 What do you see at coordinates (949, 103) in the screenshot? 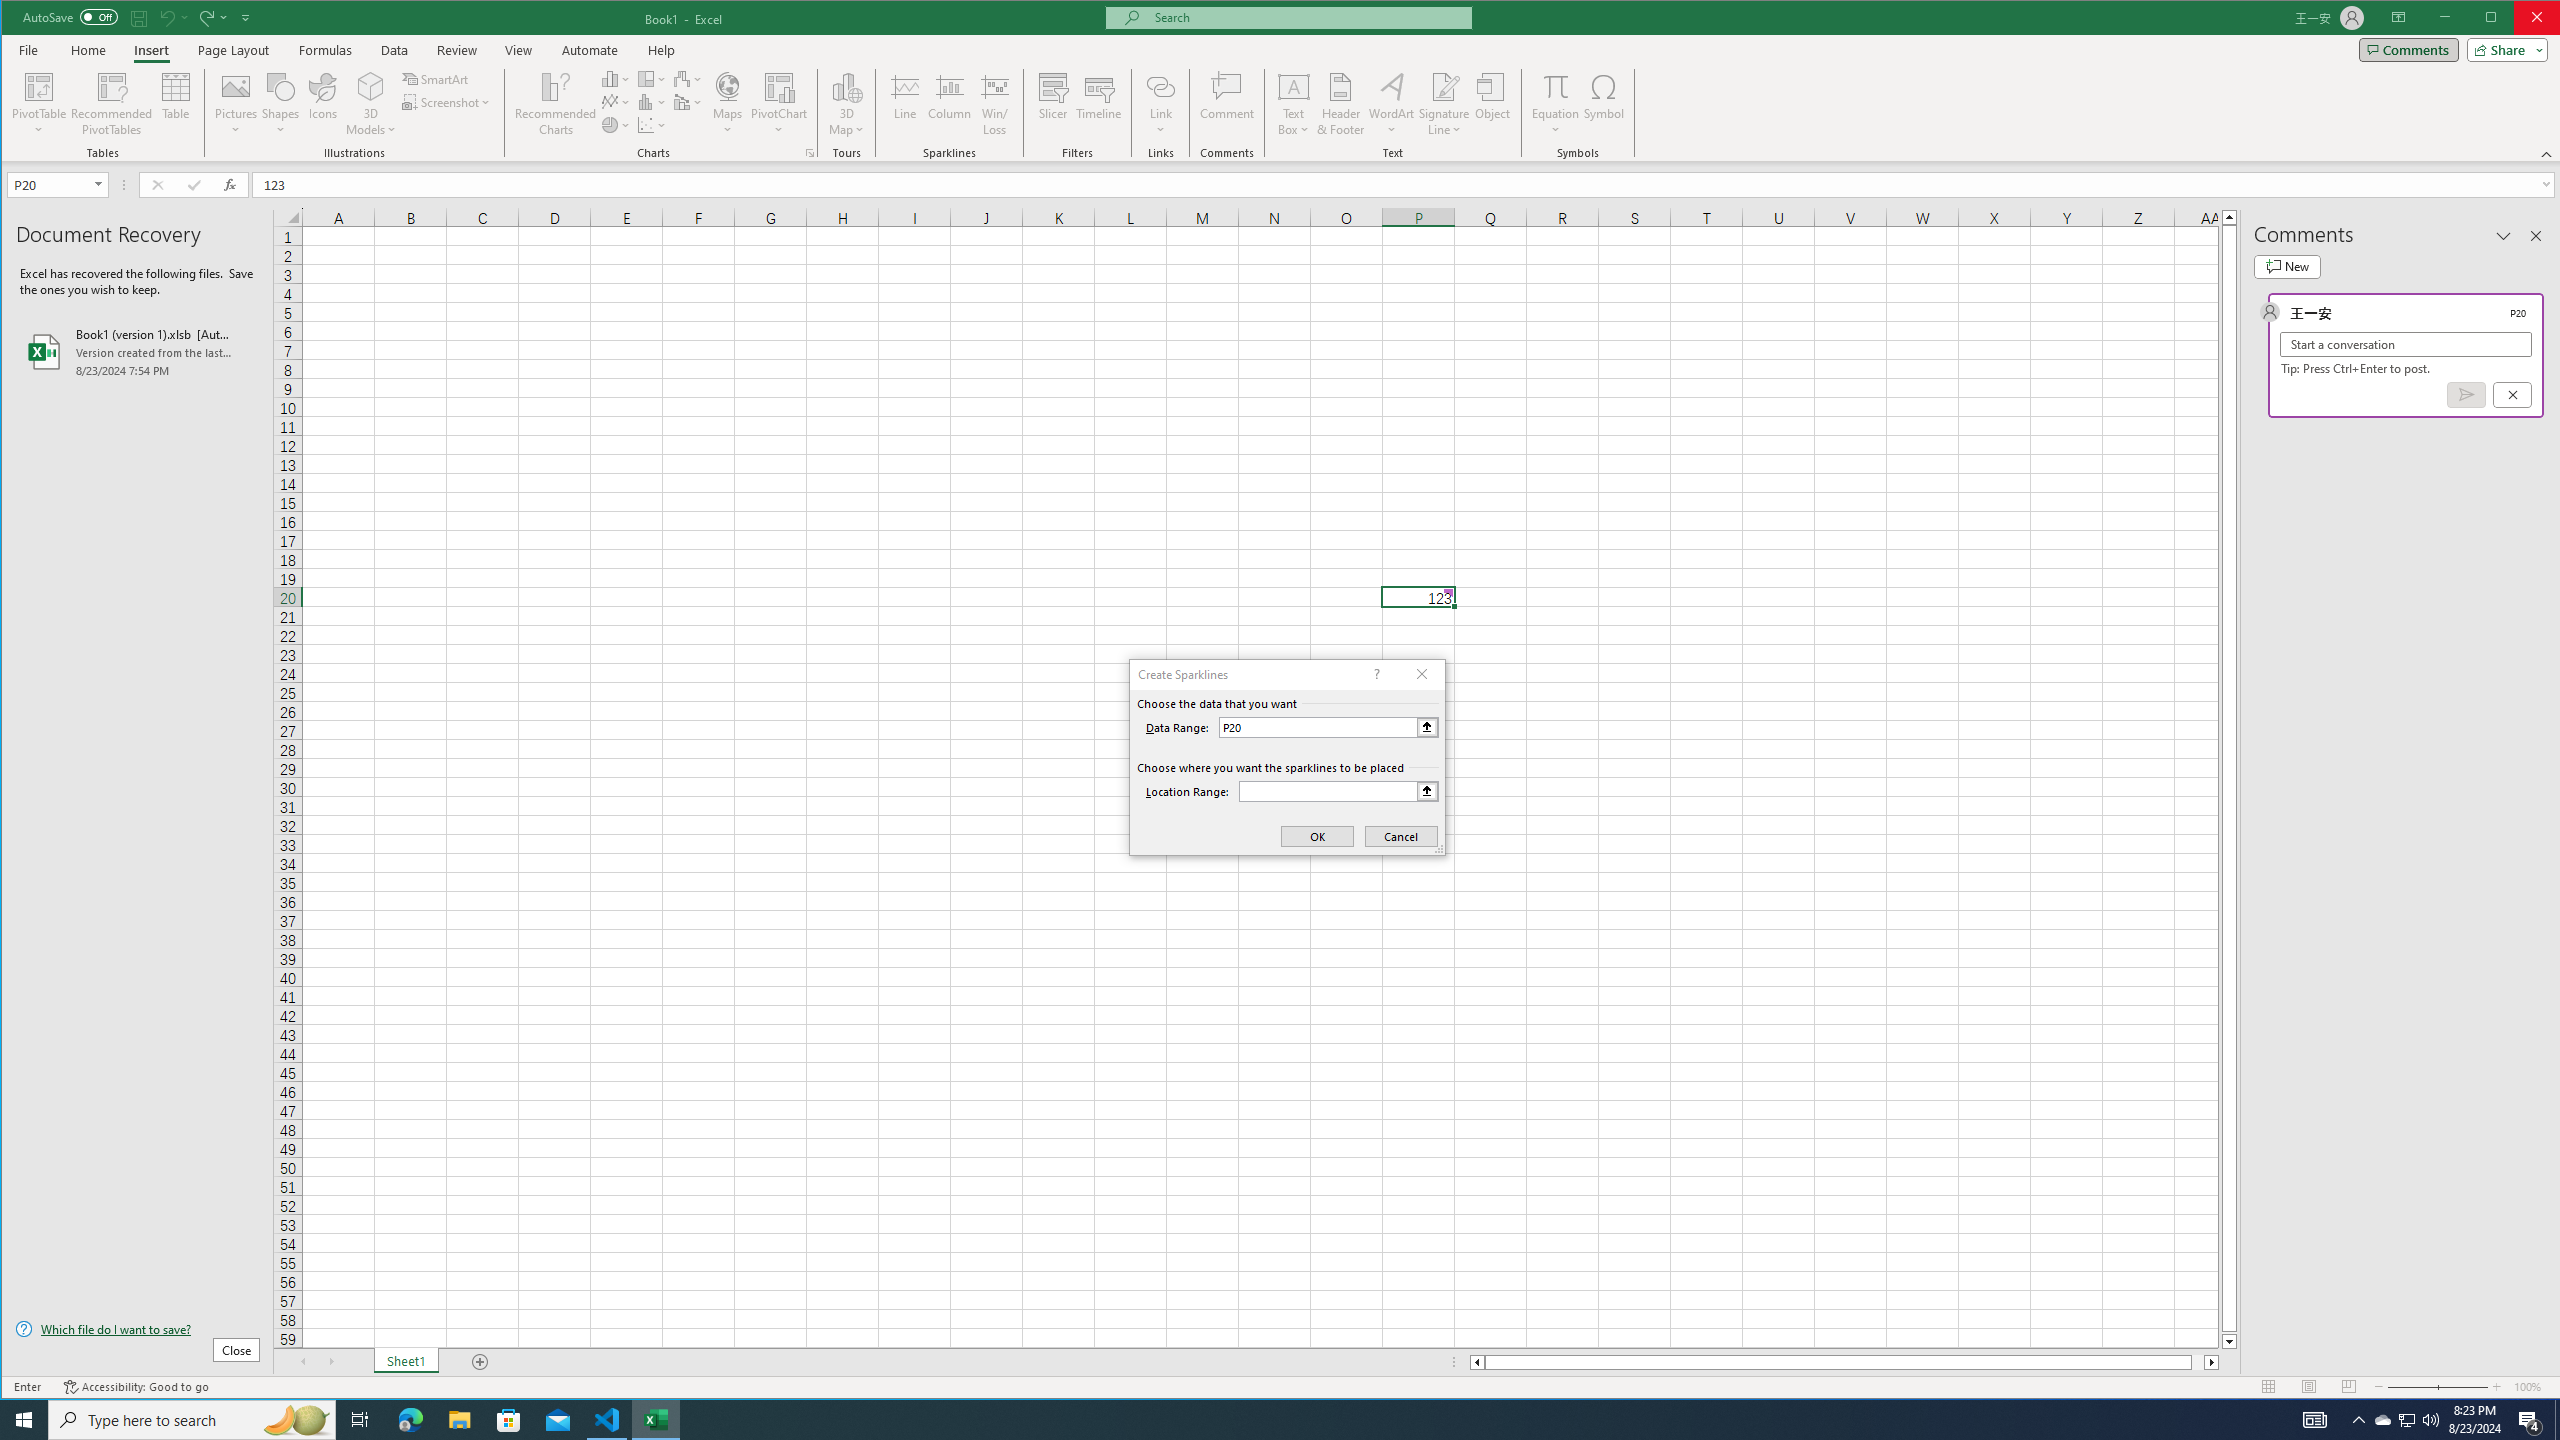
I see `'Column'` at bounding box center [949, 103].